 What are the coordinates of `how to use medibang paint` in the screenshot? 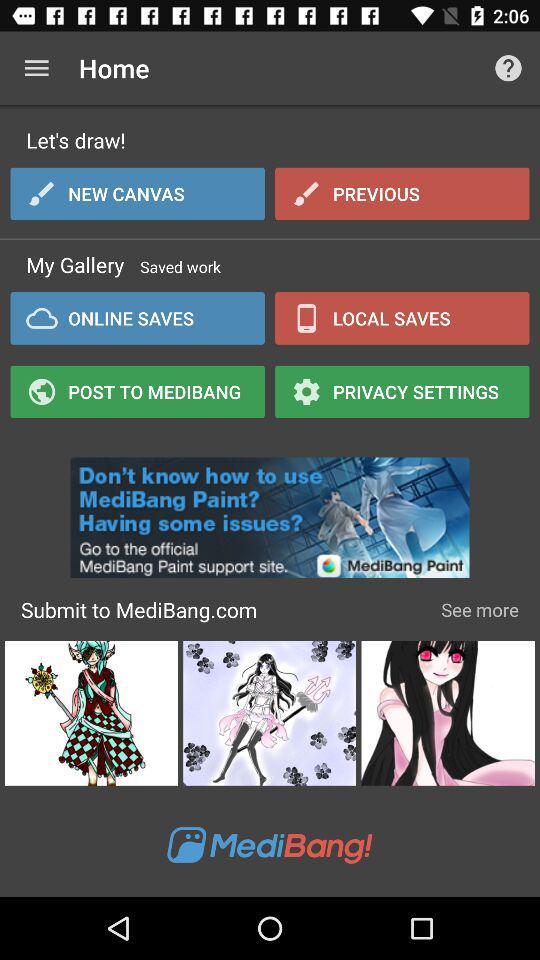 It's located at (270, 511).